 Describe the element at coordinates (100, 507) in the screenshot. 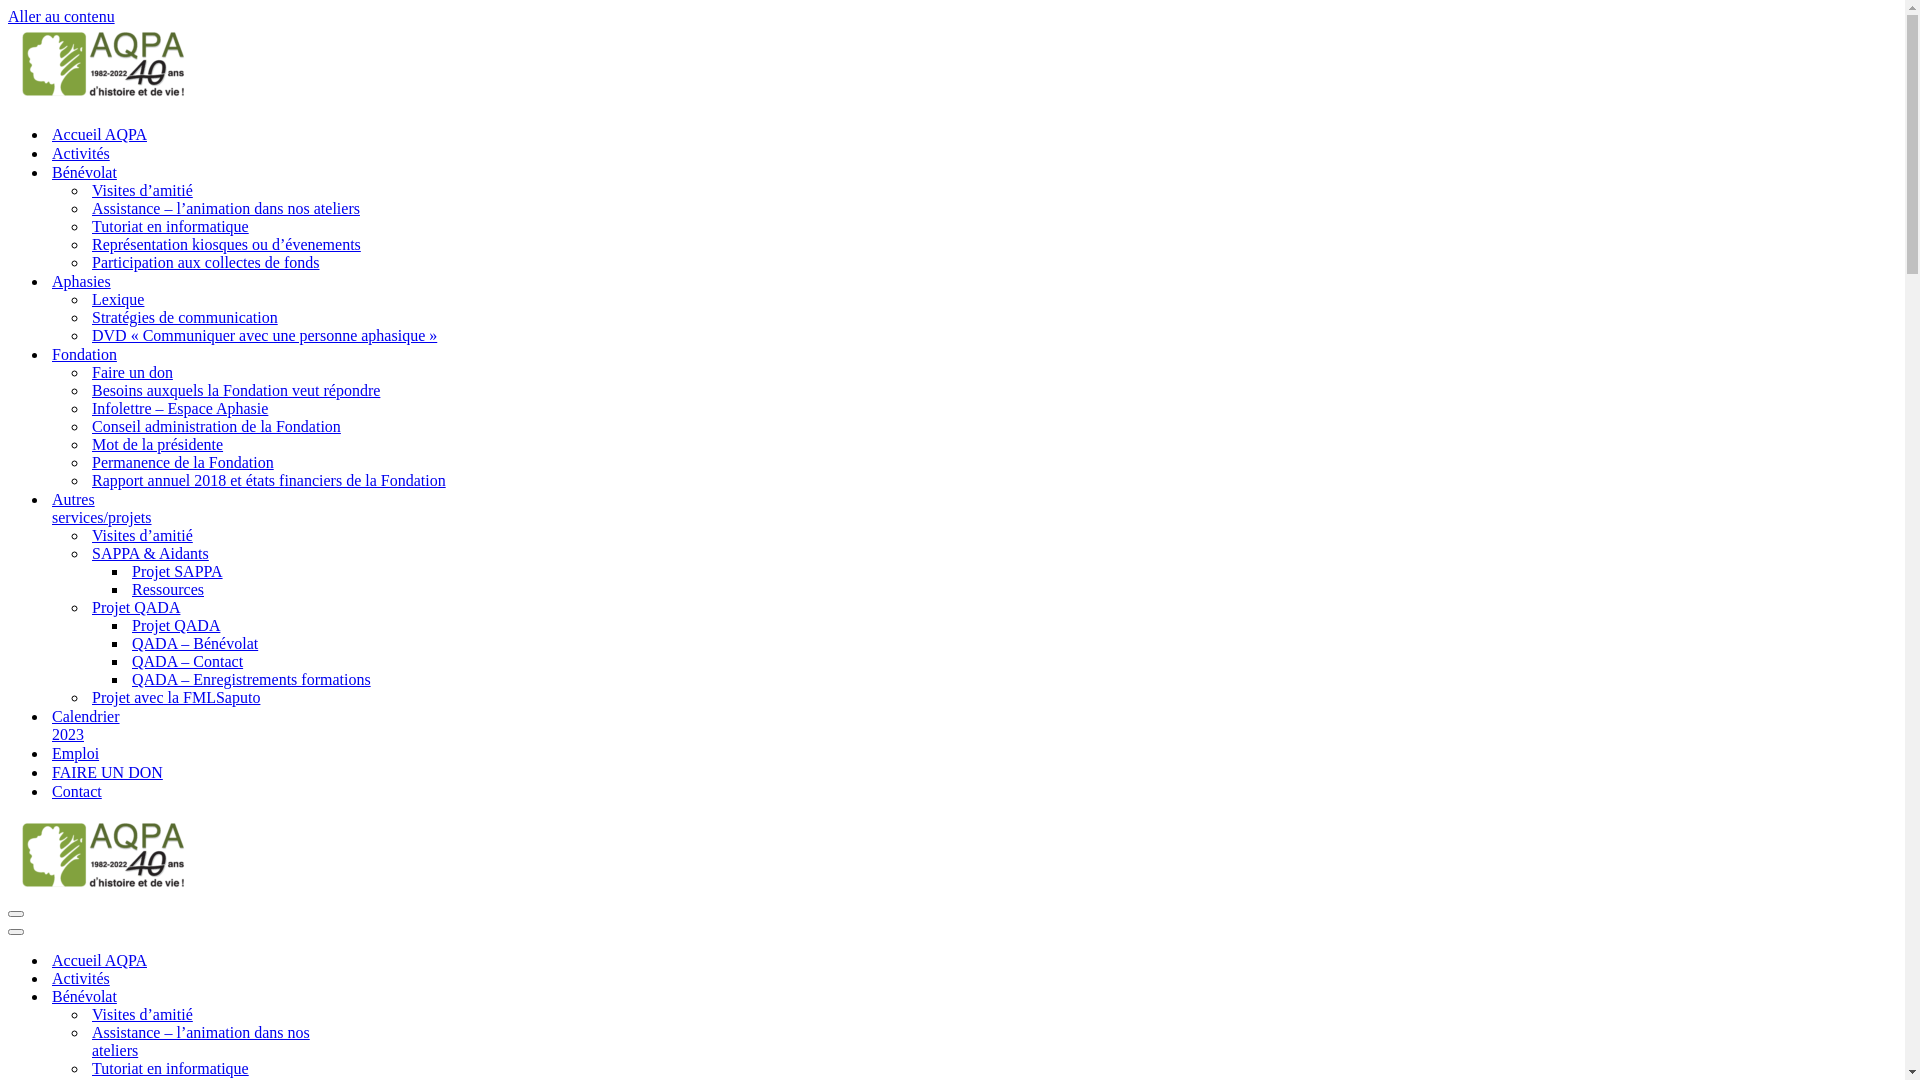

I see `'Autres` at that location.